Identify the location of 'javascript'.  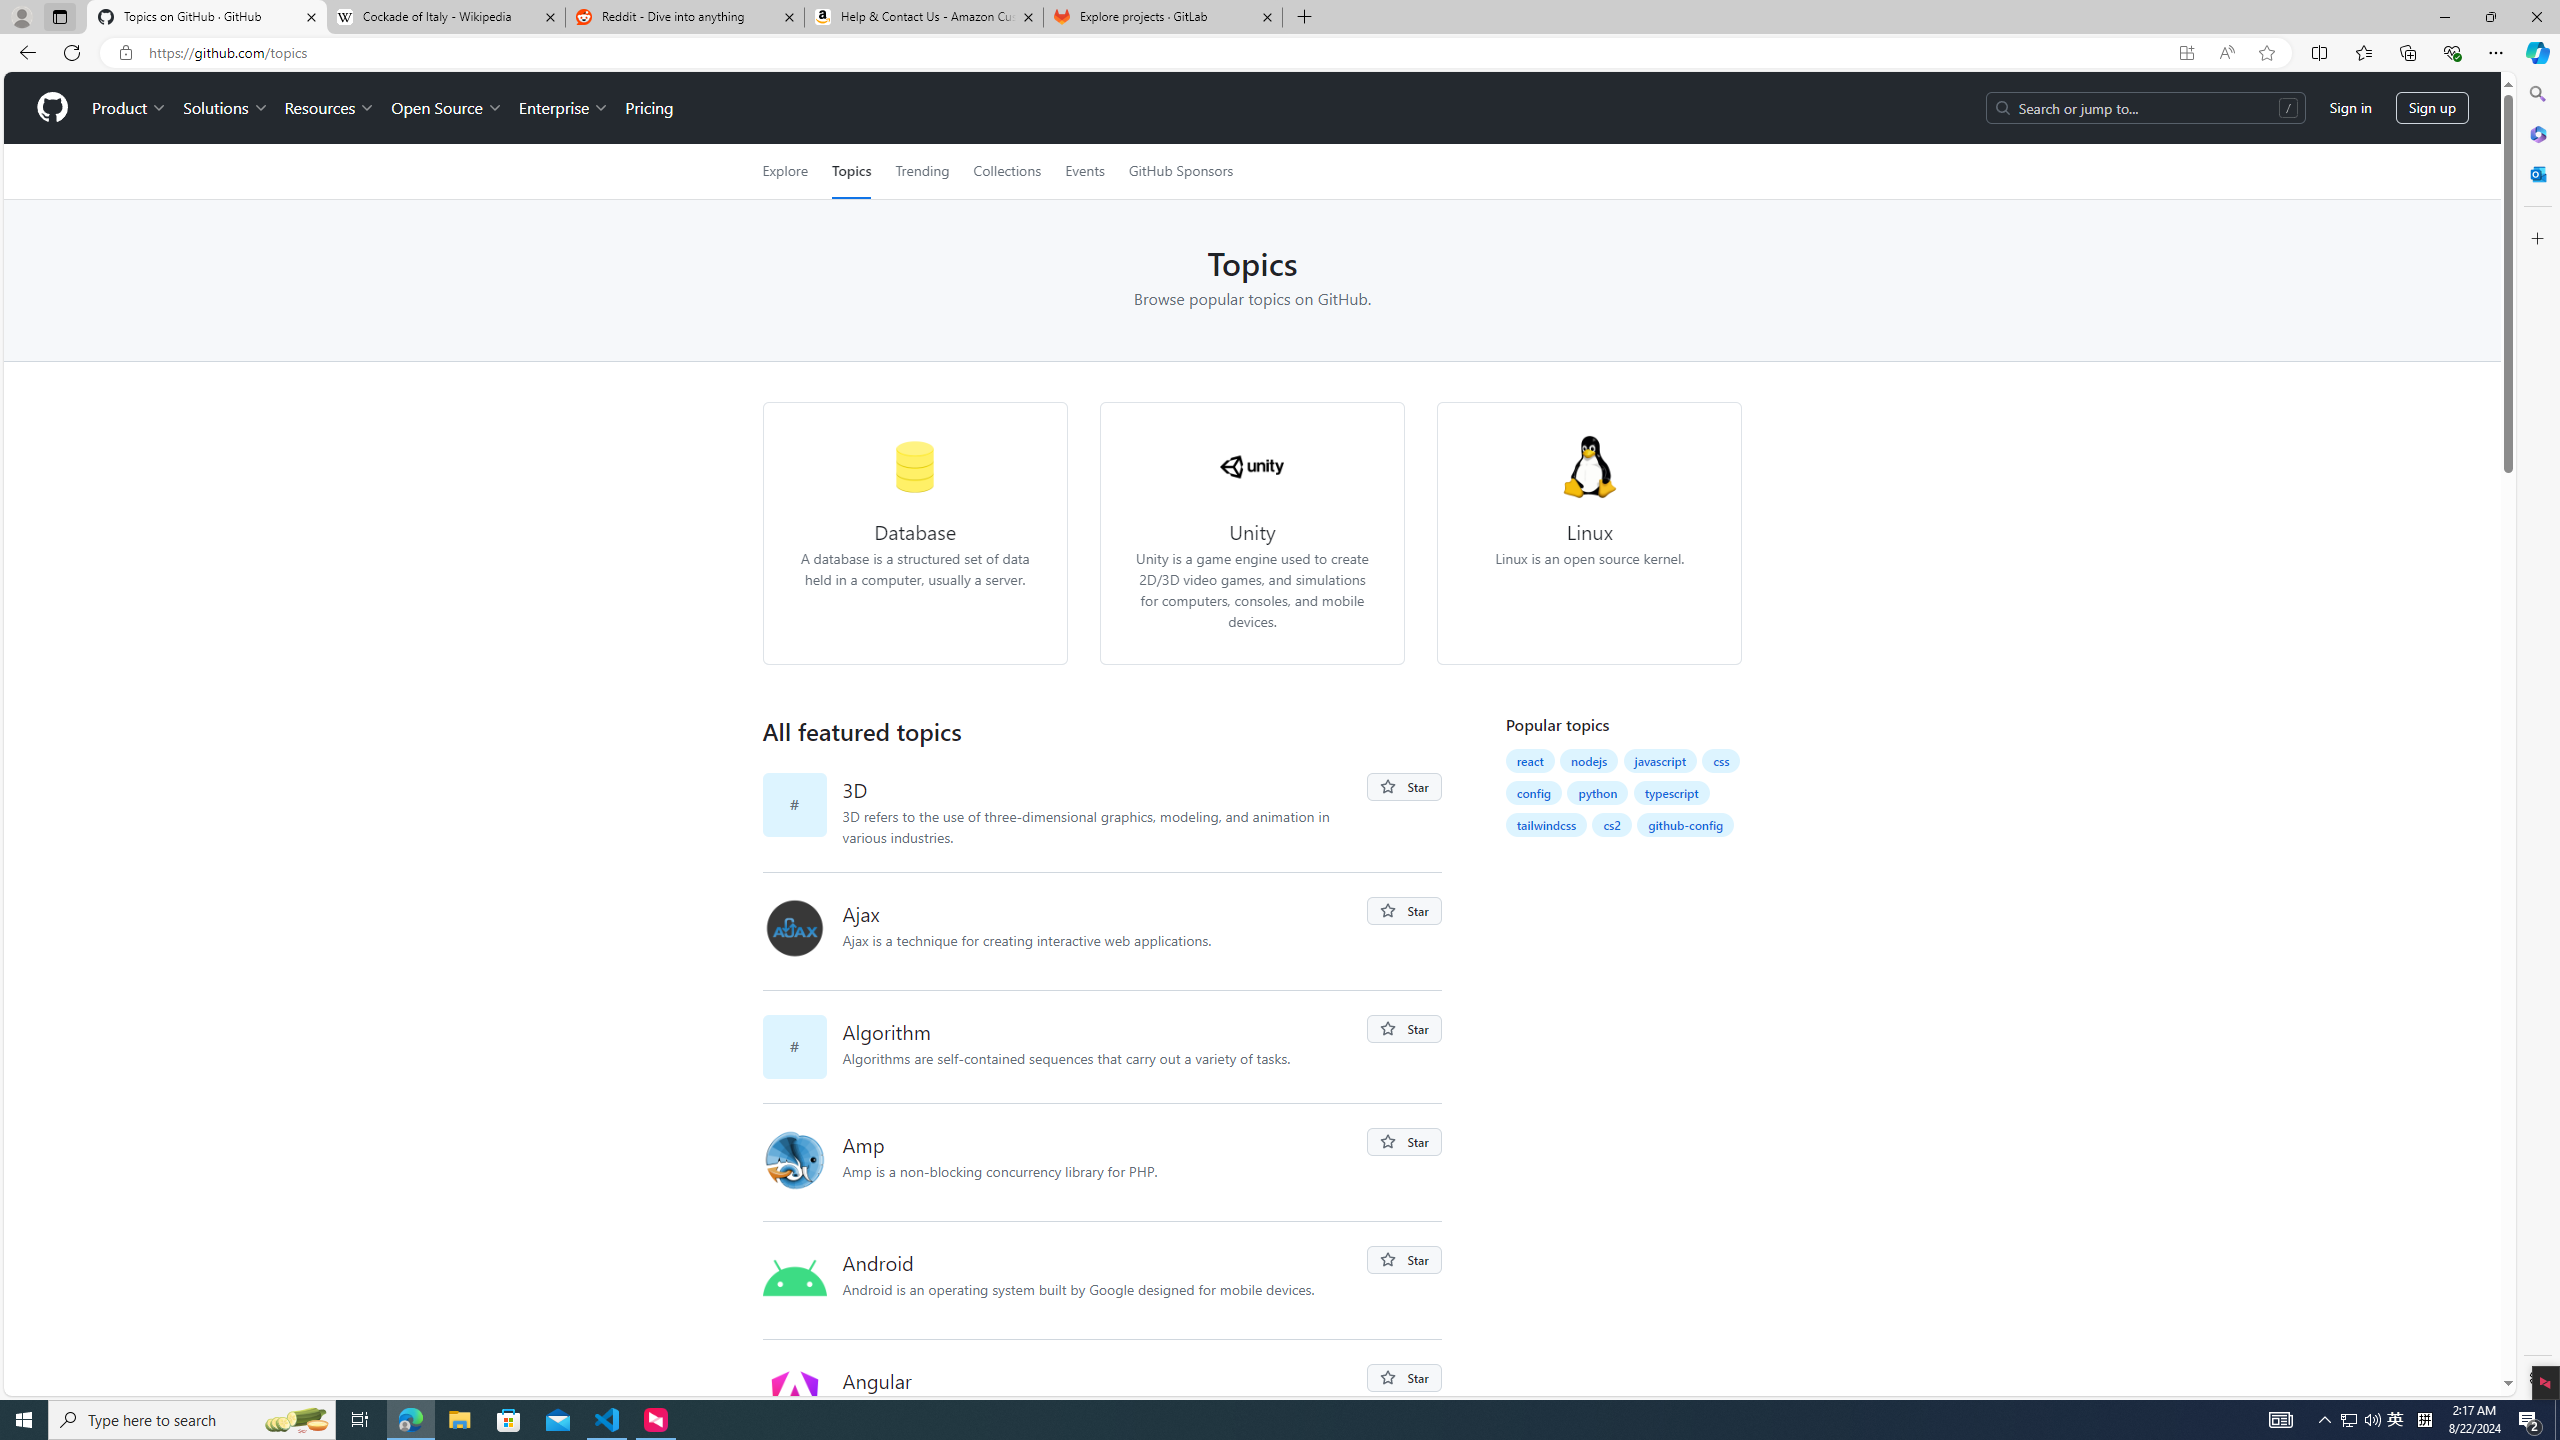
(1660, 761).